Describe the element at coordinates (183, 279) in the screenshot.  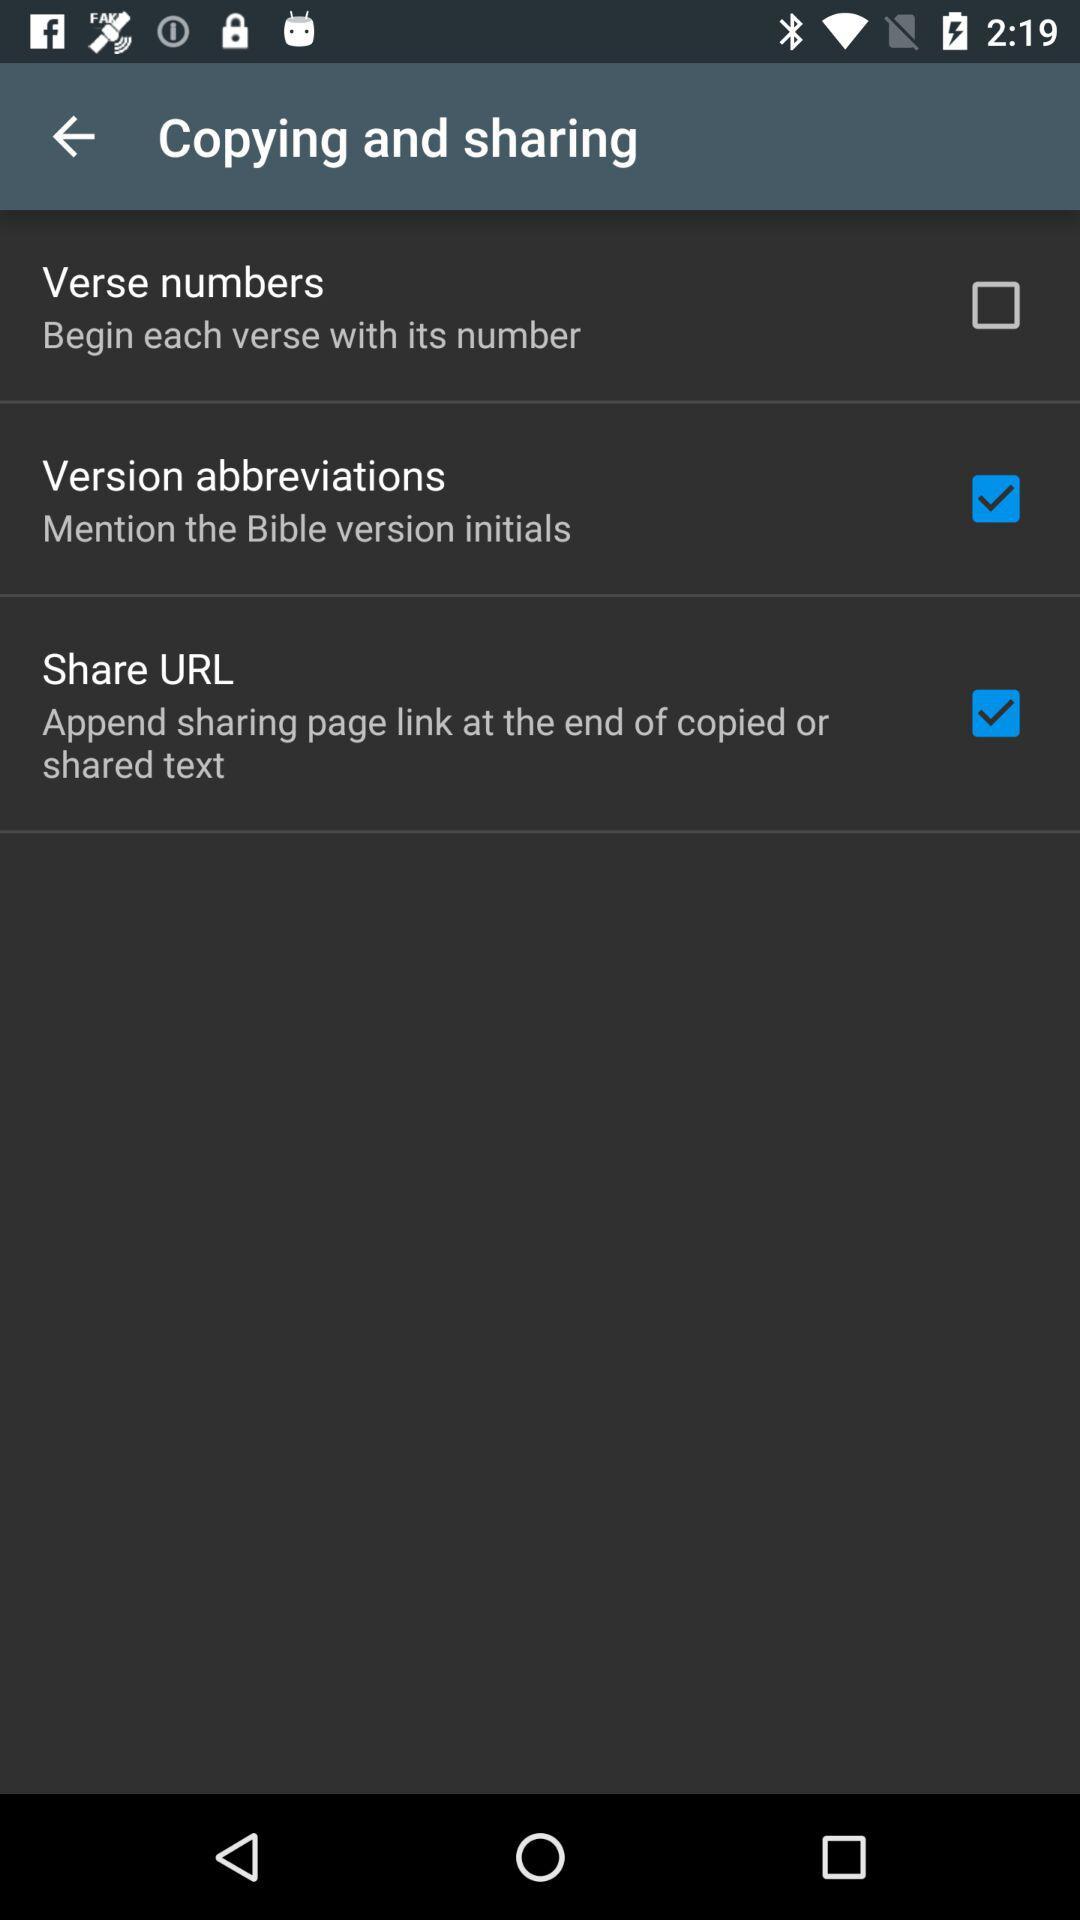
I see `verse numbers item` at that location.